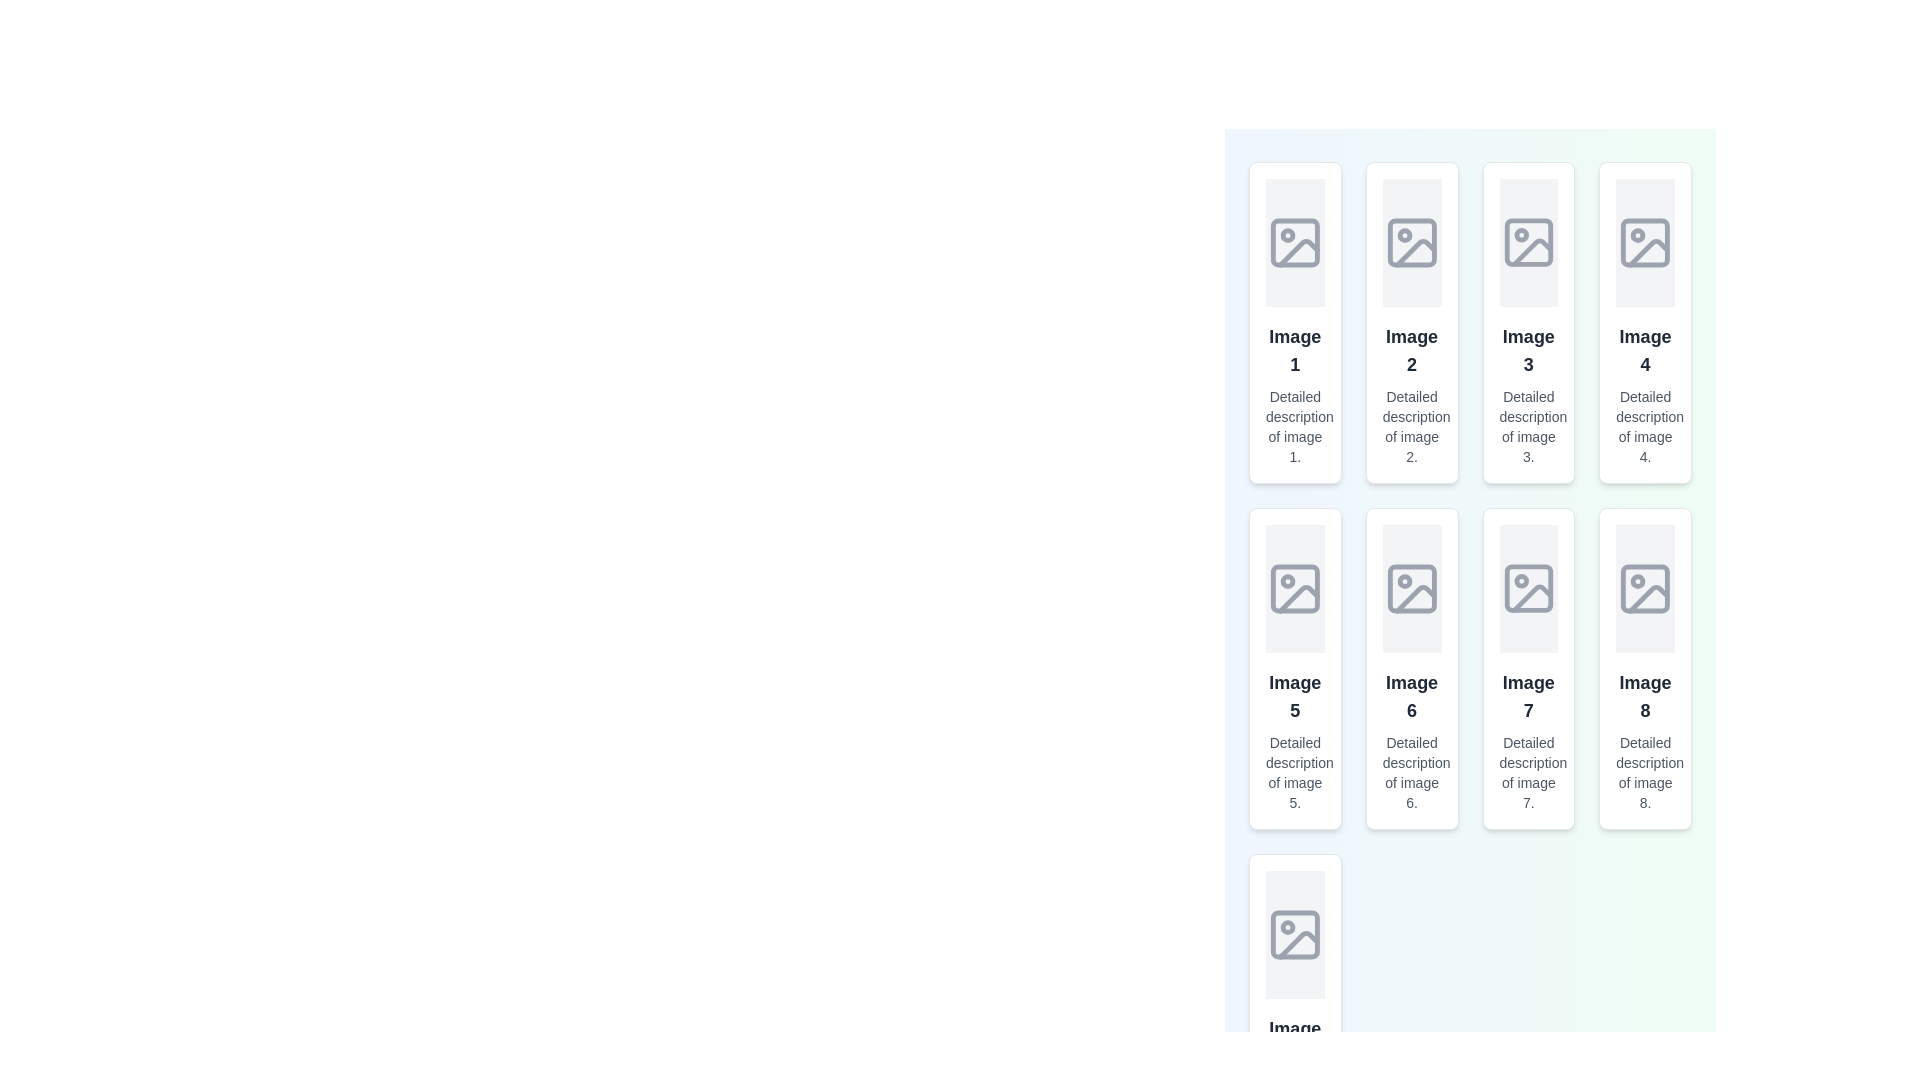 The height and width of the screenshot is (1080, 1920). I want to click on the small decorative circle element that is centrally placed within the 'Image 7' card's SVG icon, which is part of a grid layout of eight cards, so click(1520, 581).